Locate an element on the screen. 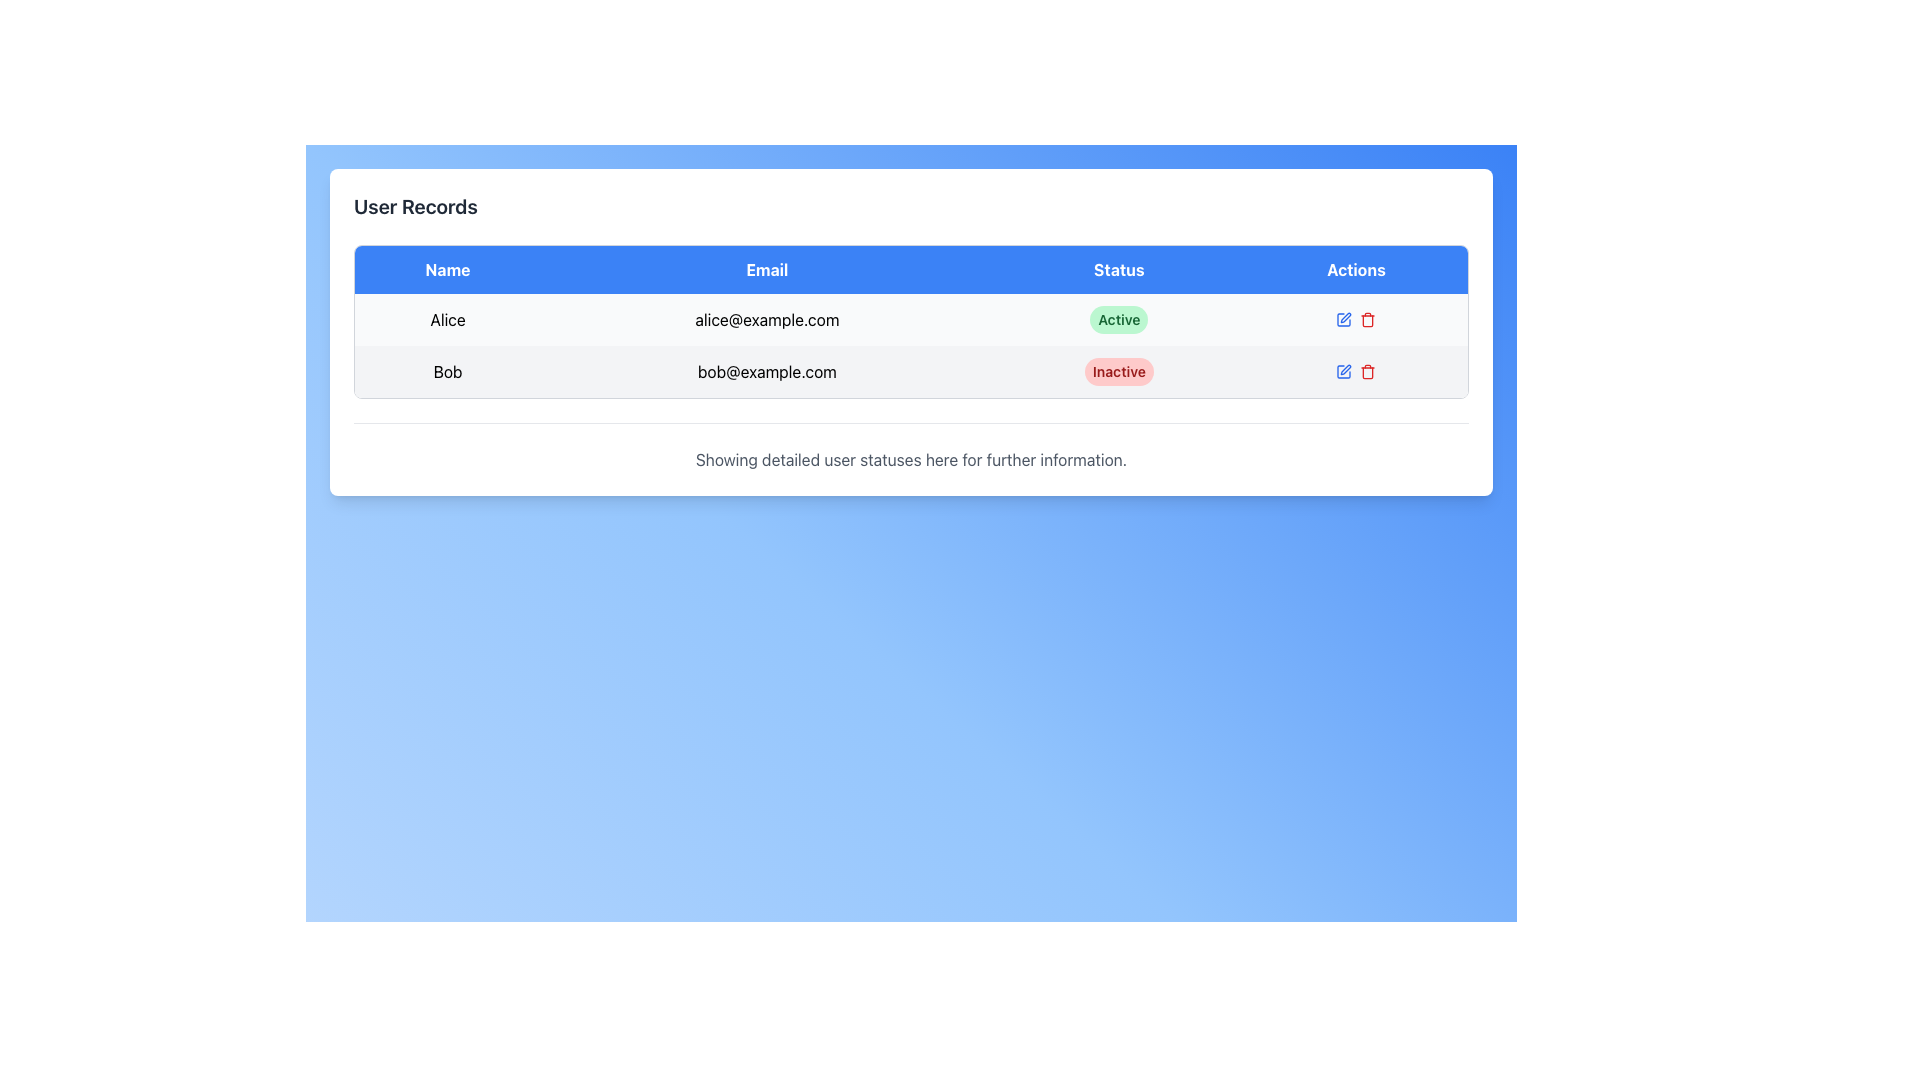  the small pen icon in the Actions column of the second row to initiate an edit operation for the record associated with 'Bob' is located at coordinates (1346, 316).